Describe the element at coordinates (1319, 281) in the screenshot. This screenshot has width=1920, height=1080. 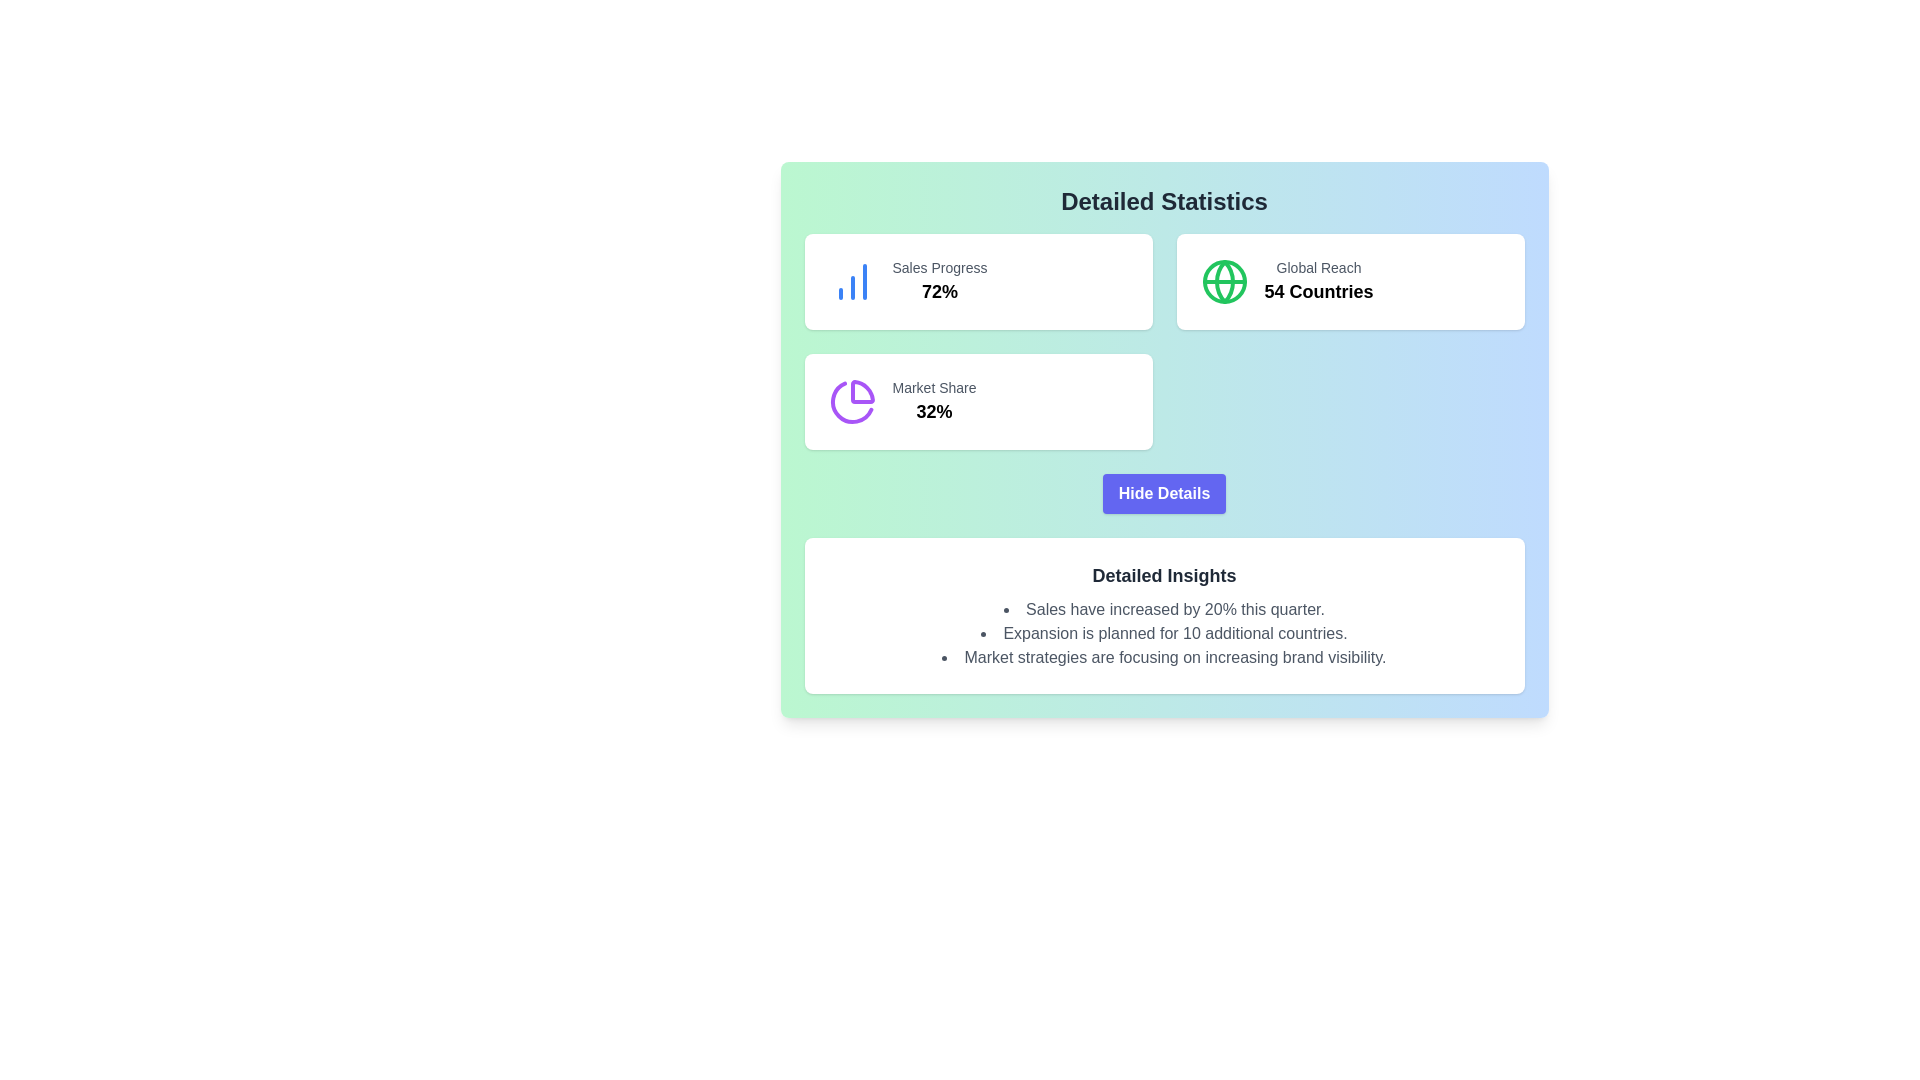
I see `displayed text '54 Countries' from the primary textual content component located within the white card on the right side of the second row, below the header and to the right of the green globe icon` at that location.